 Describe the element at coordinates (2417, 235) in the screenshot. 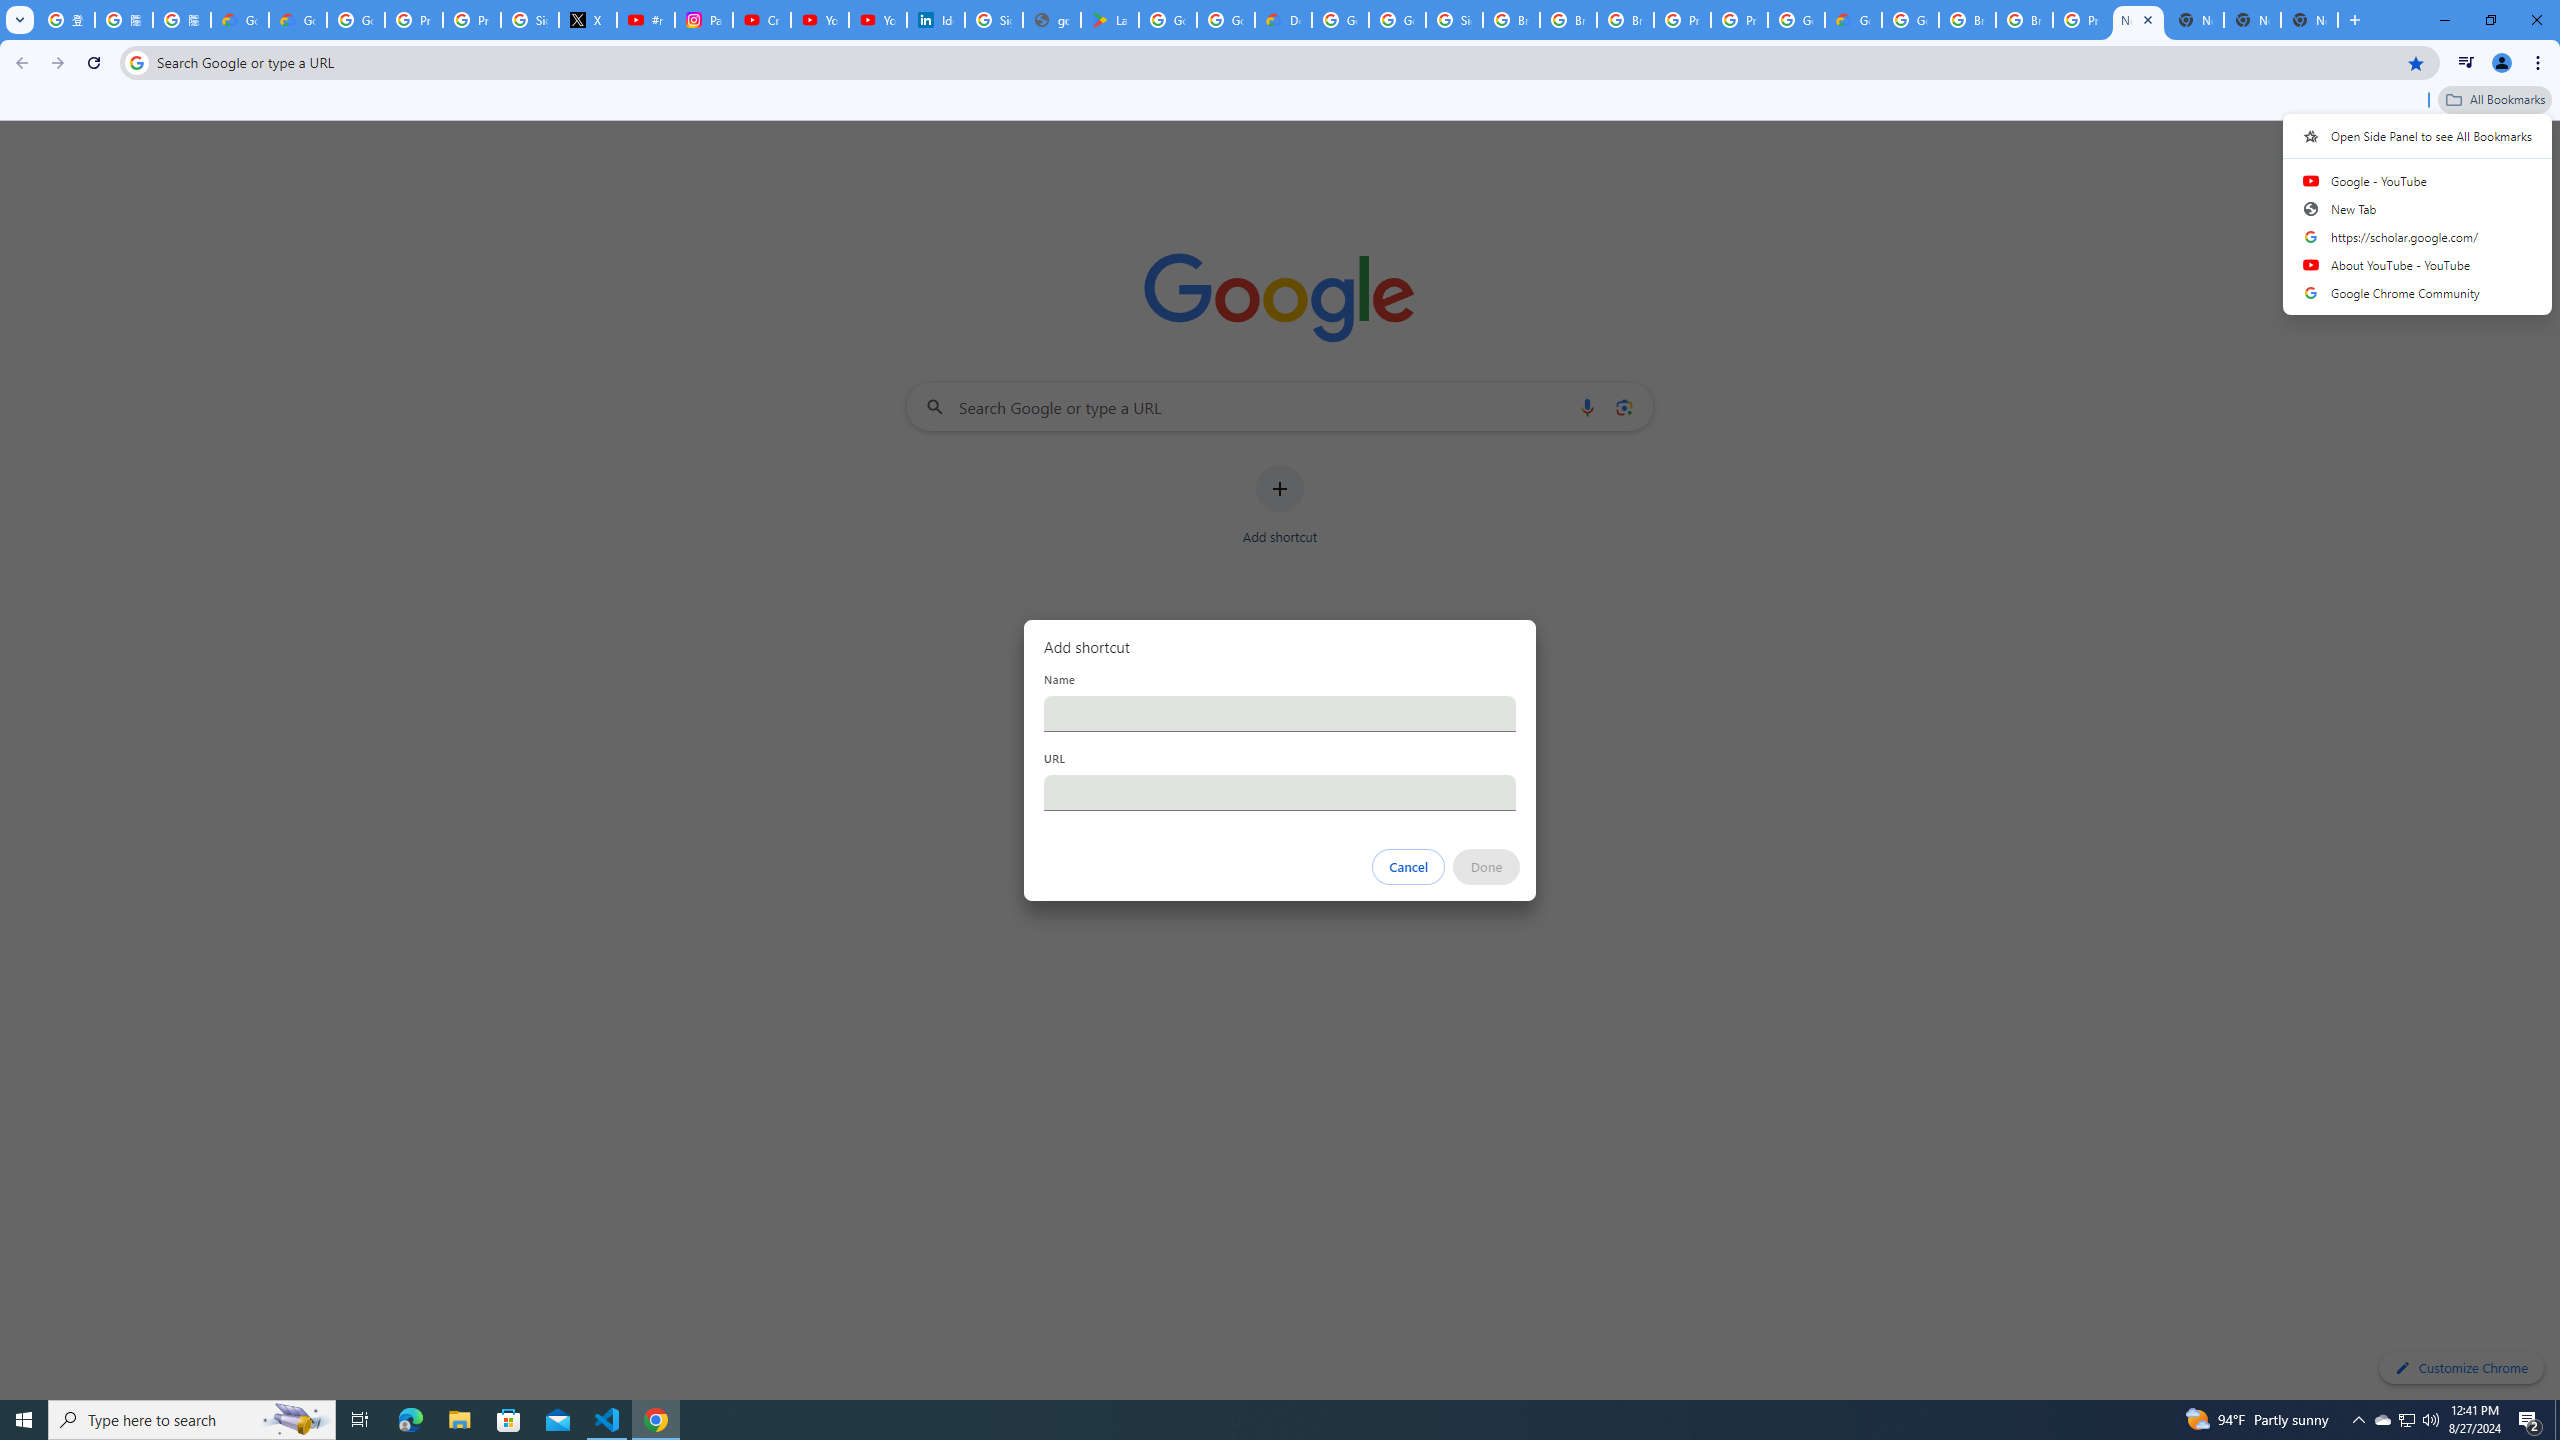

I see `'https://scholar.google.com/'` at that location.